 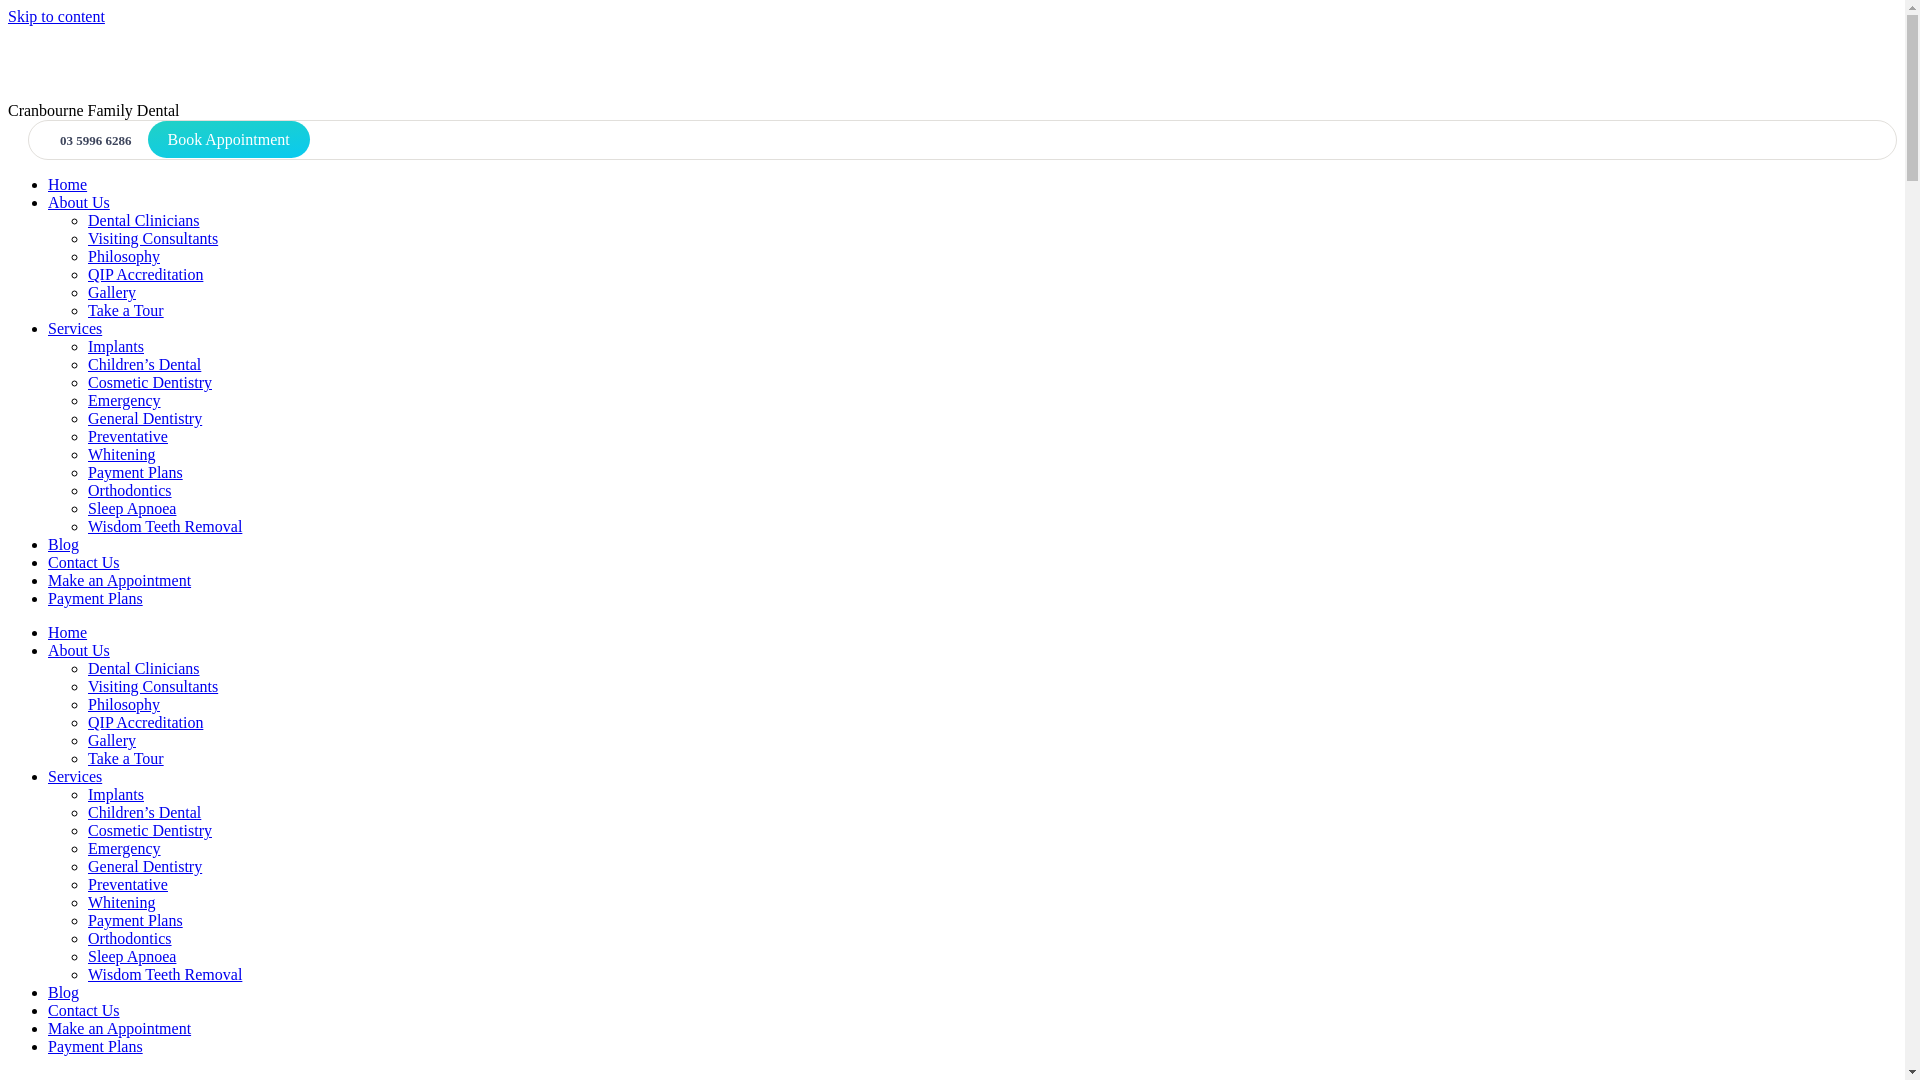 What do you see at coordinates (110, 740) in the screenshot?
I see `'Gallery'` at bounding box center [110, 740].